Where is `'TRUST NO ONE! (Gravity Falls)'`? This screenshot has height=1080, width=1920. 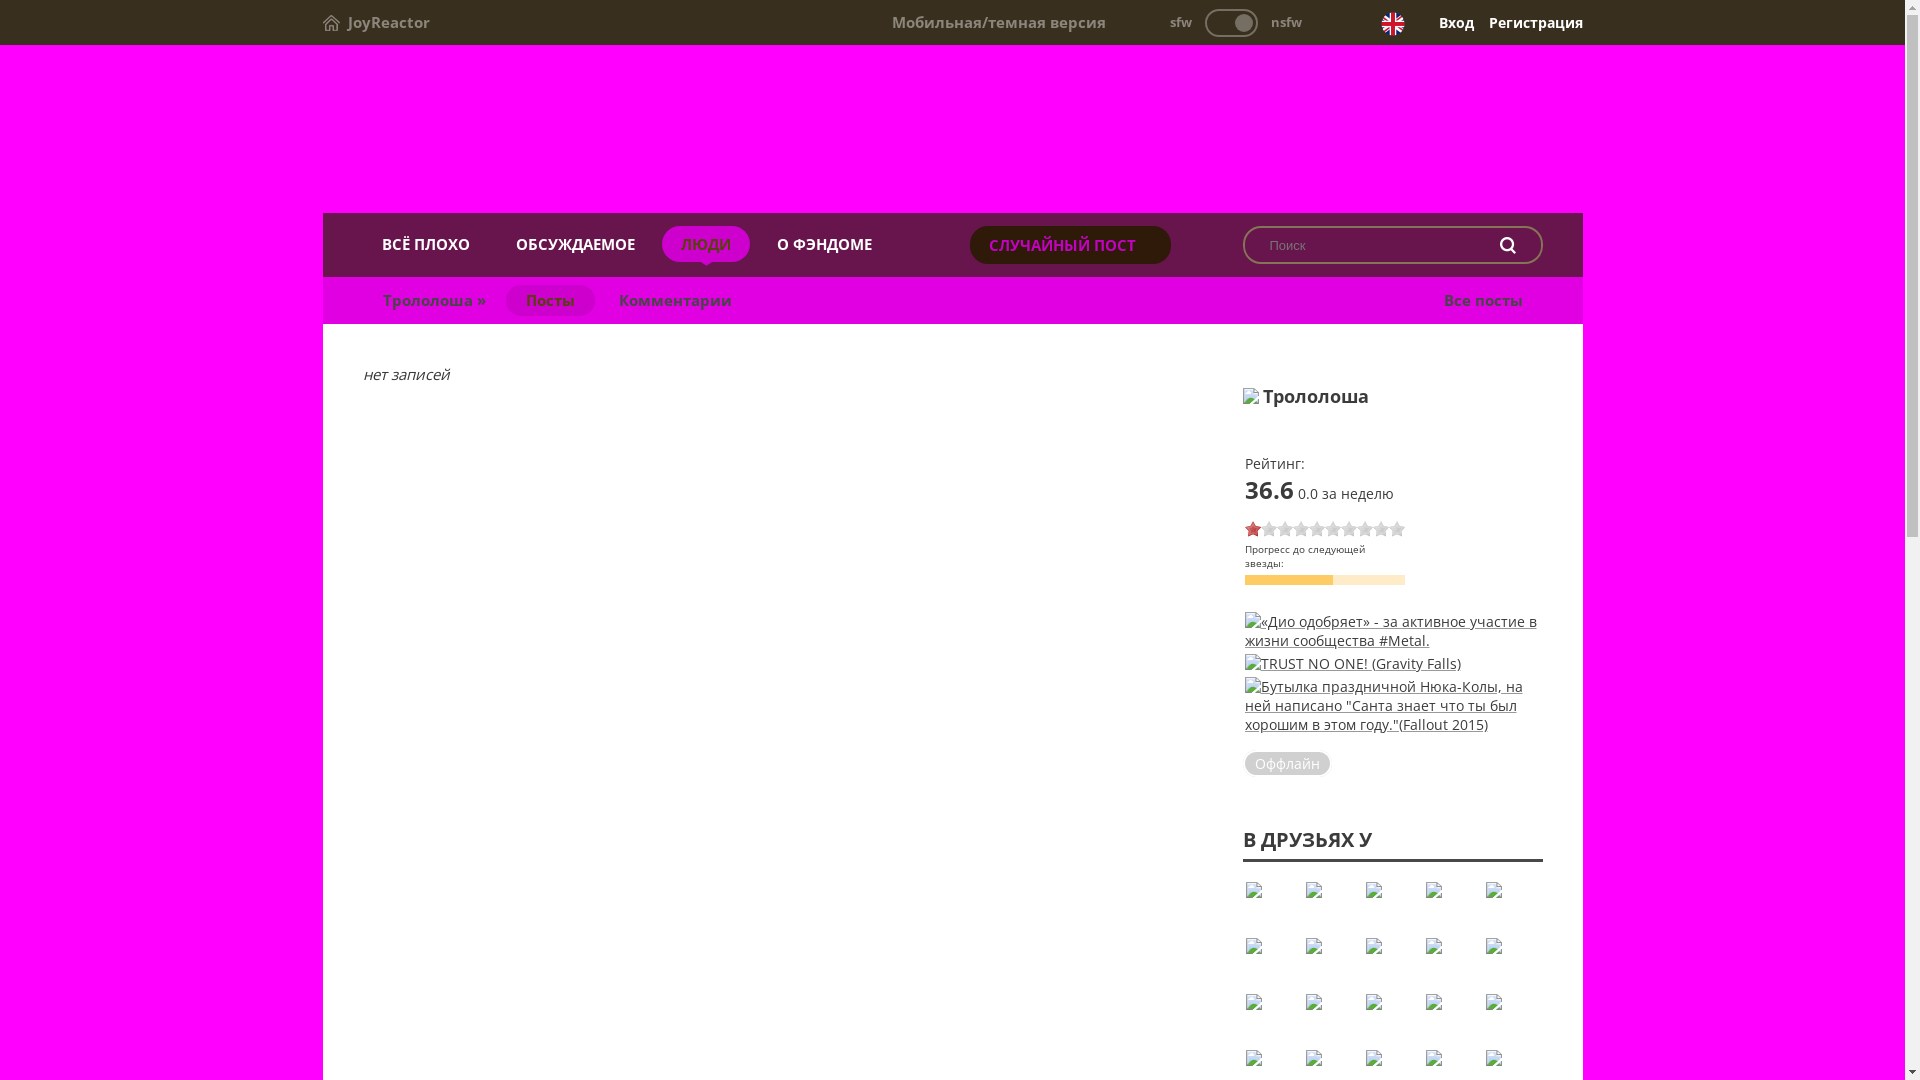
'TRUST NO ONE! (Gravity Falls)' is located at coordinates (1352, 663).